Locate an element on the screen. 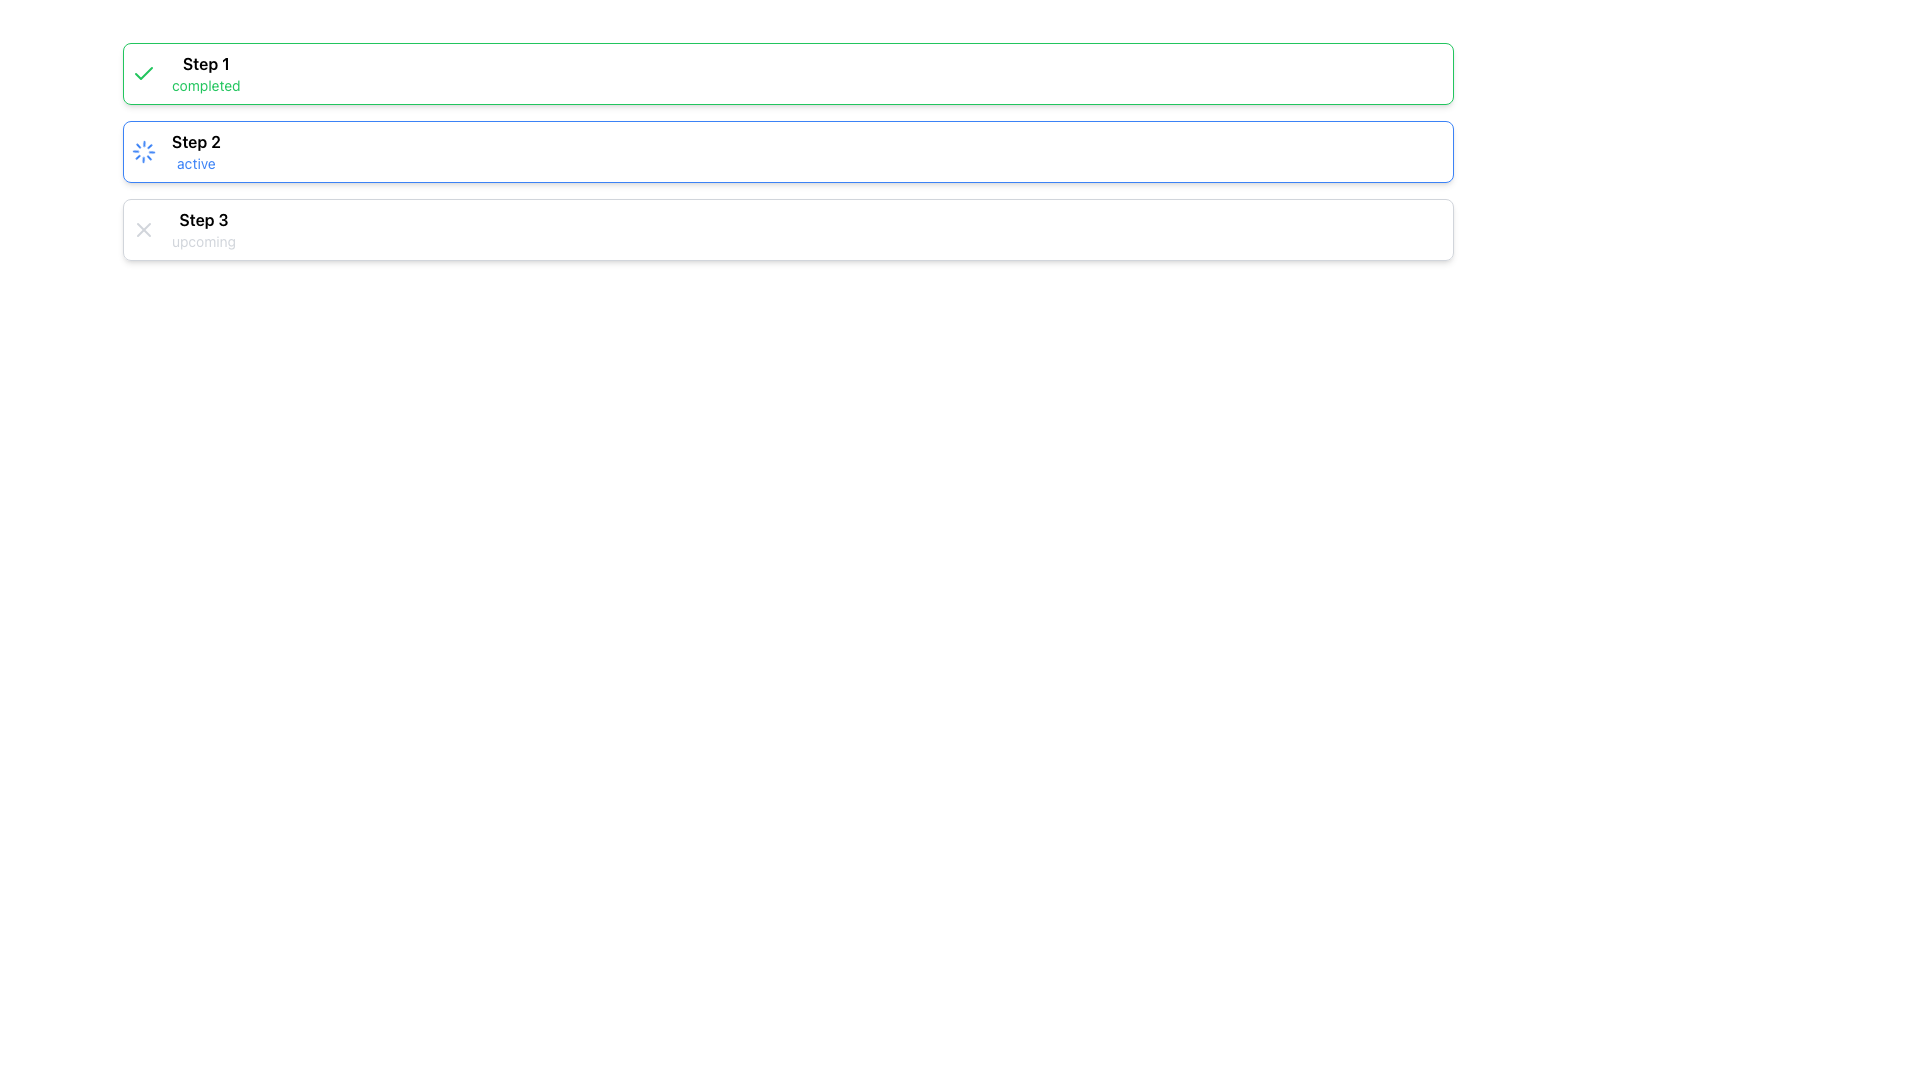 The image size is (1920, 1080). the Informative card indicating the third step in the process, marked as 'upcoming', located below the 'Step 2' element is located at coordinates (787, 229).